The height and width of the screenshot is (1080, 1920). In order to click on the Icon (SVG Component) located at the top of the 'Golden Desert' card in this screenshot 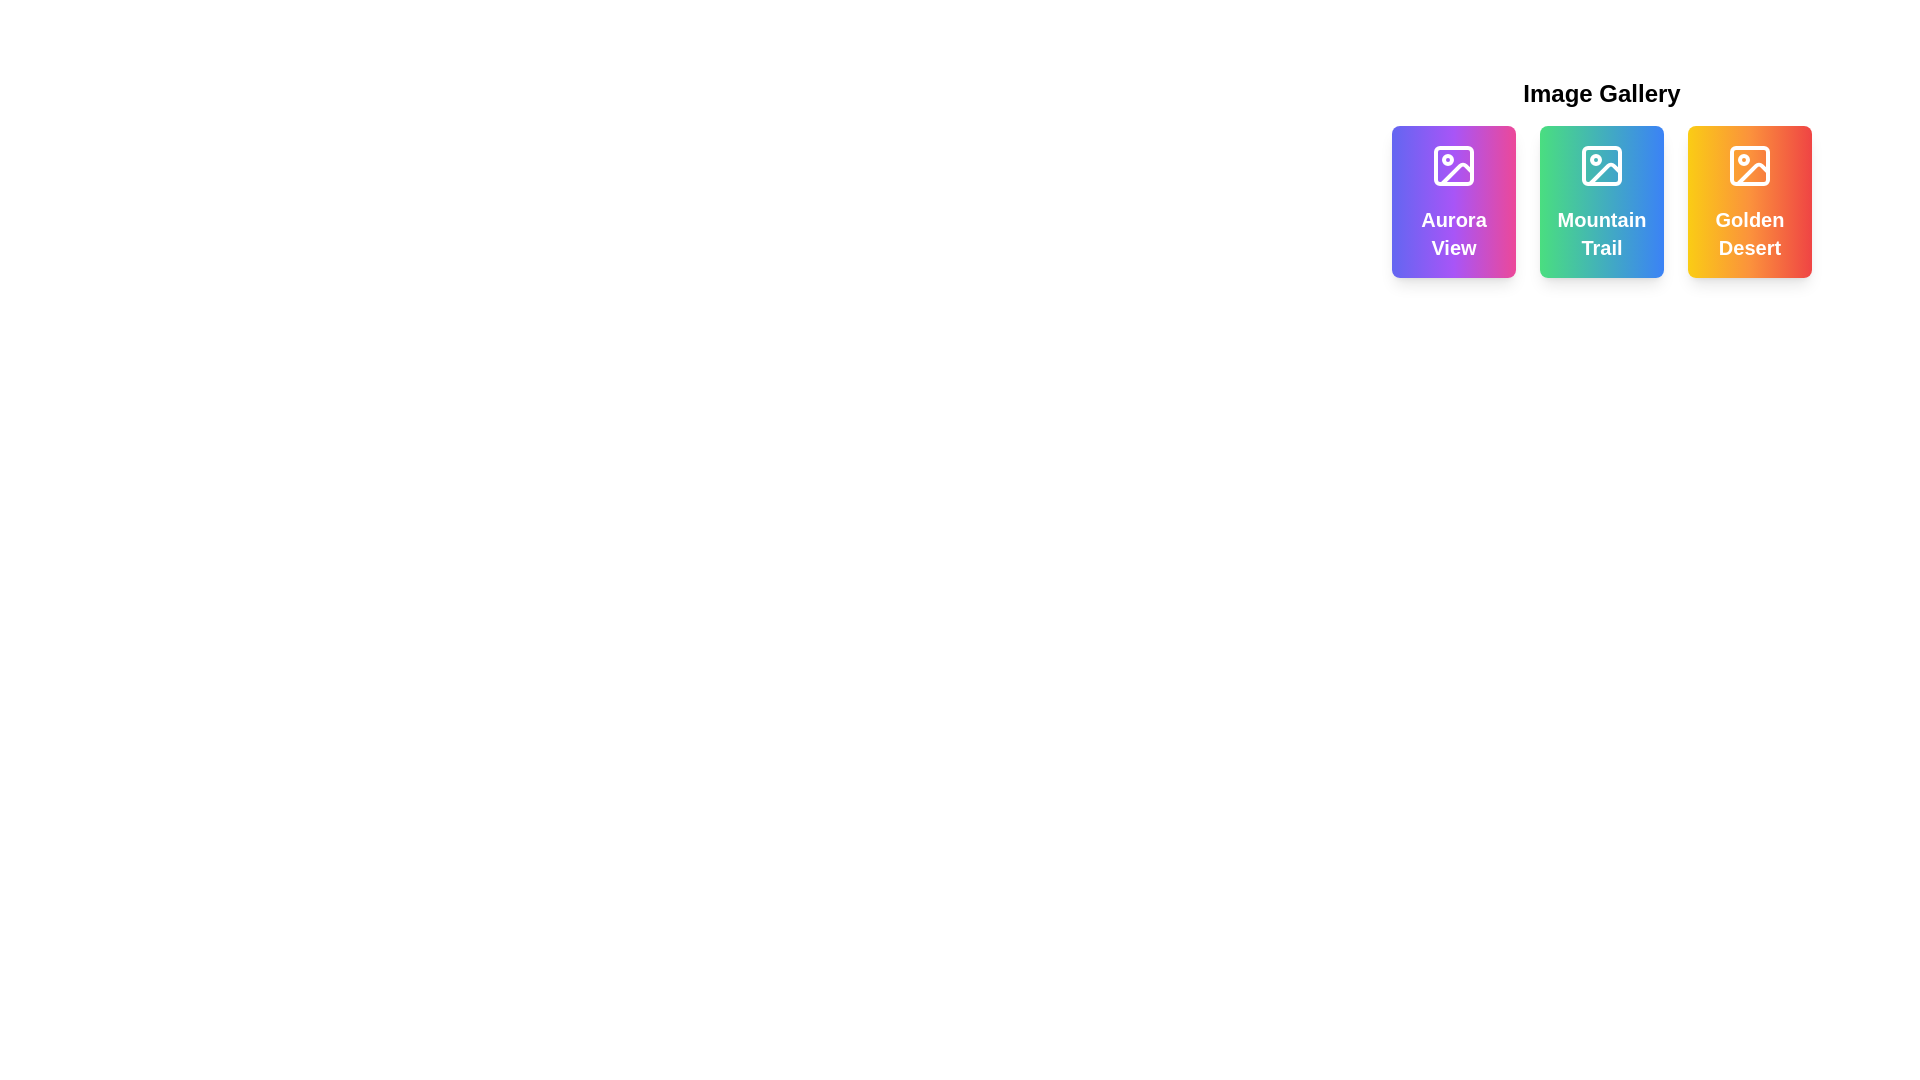, I will do `click(1749, 164)`.